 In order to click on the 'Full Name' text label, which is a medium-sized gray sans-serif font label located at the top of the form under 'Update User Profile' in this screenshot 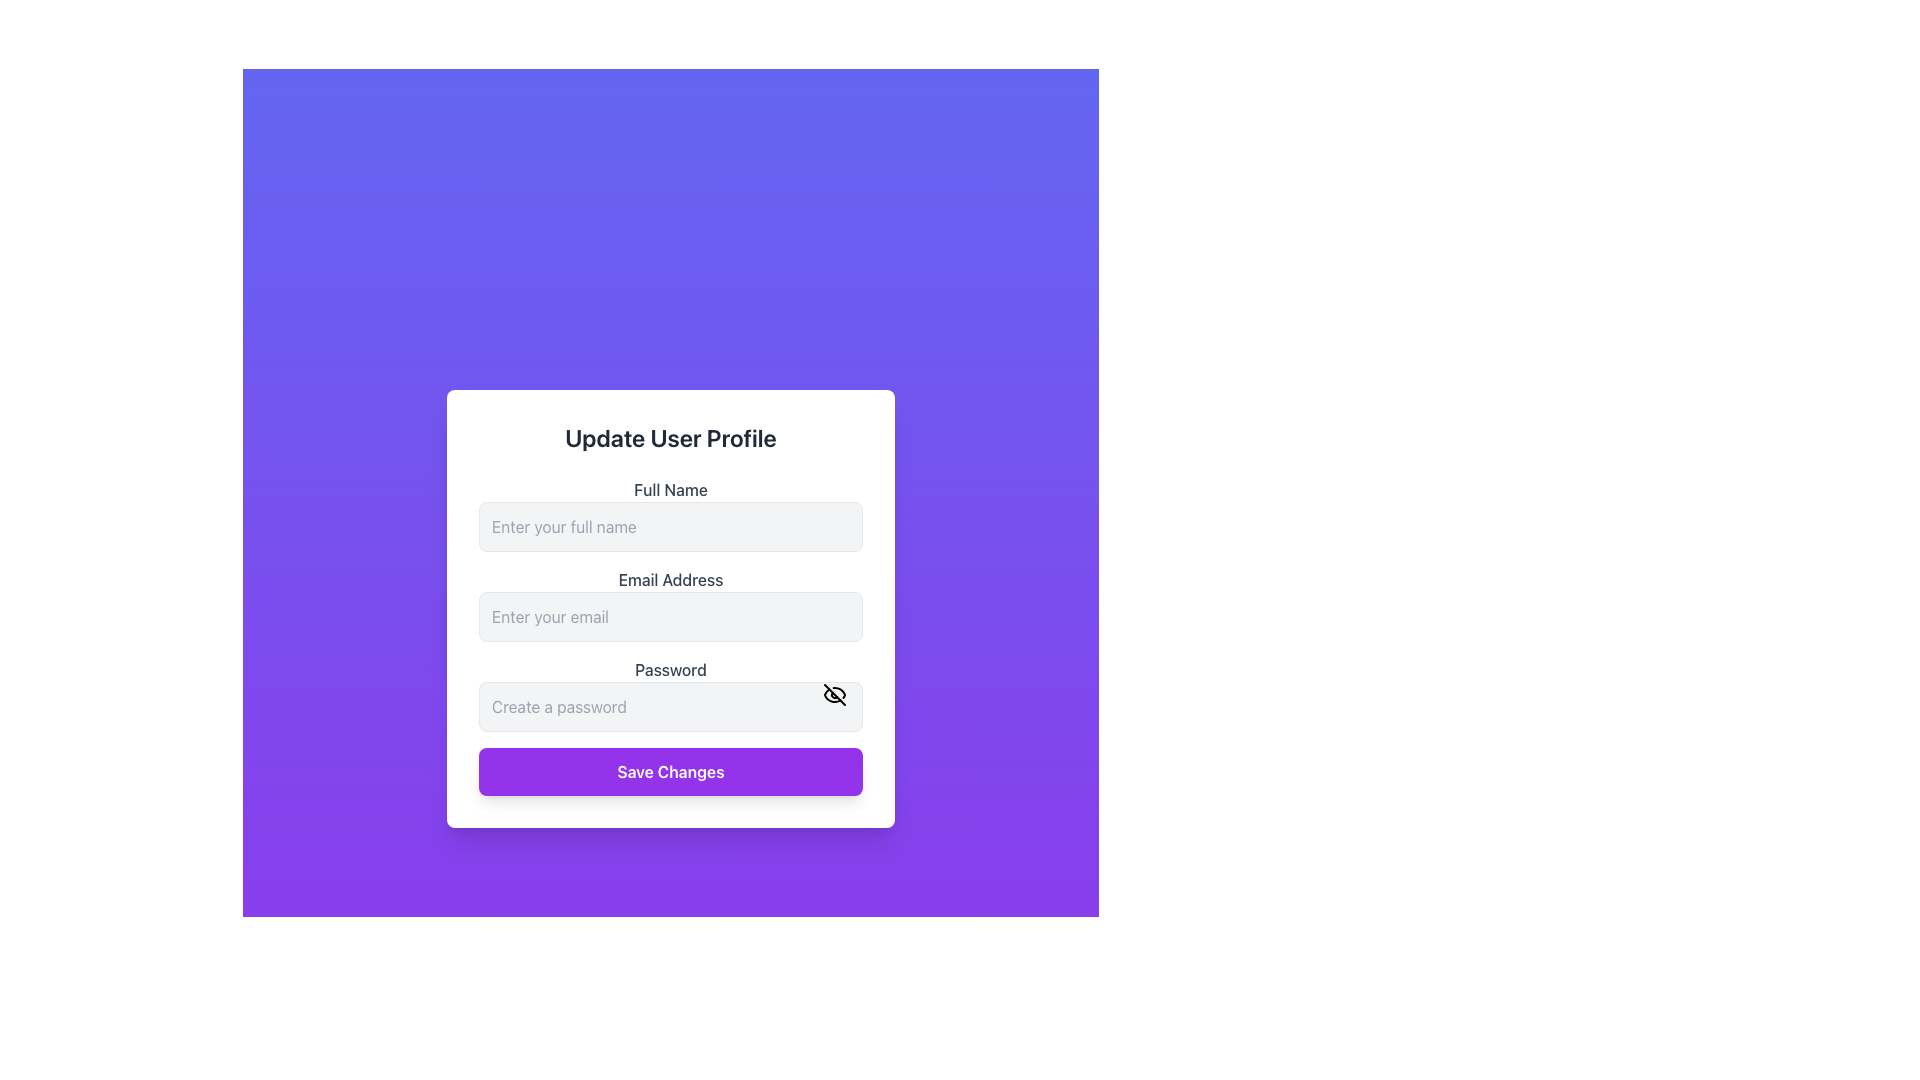, I will do `click(671, 489)`.